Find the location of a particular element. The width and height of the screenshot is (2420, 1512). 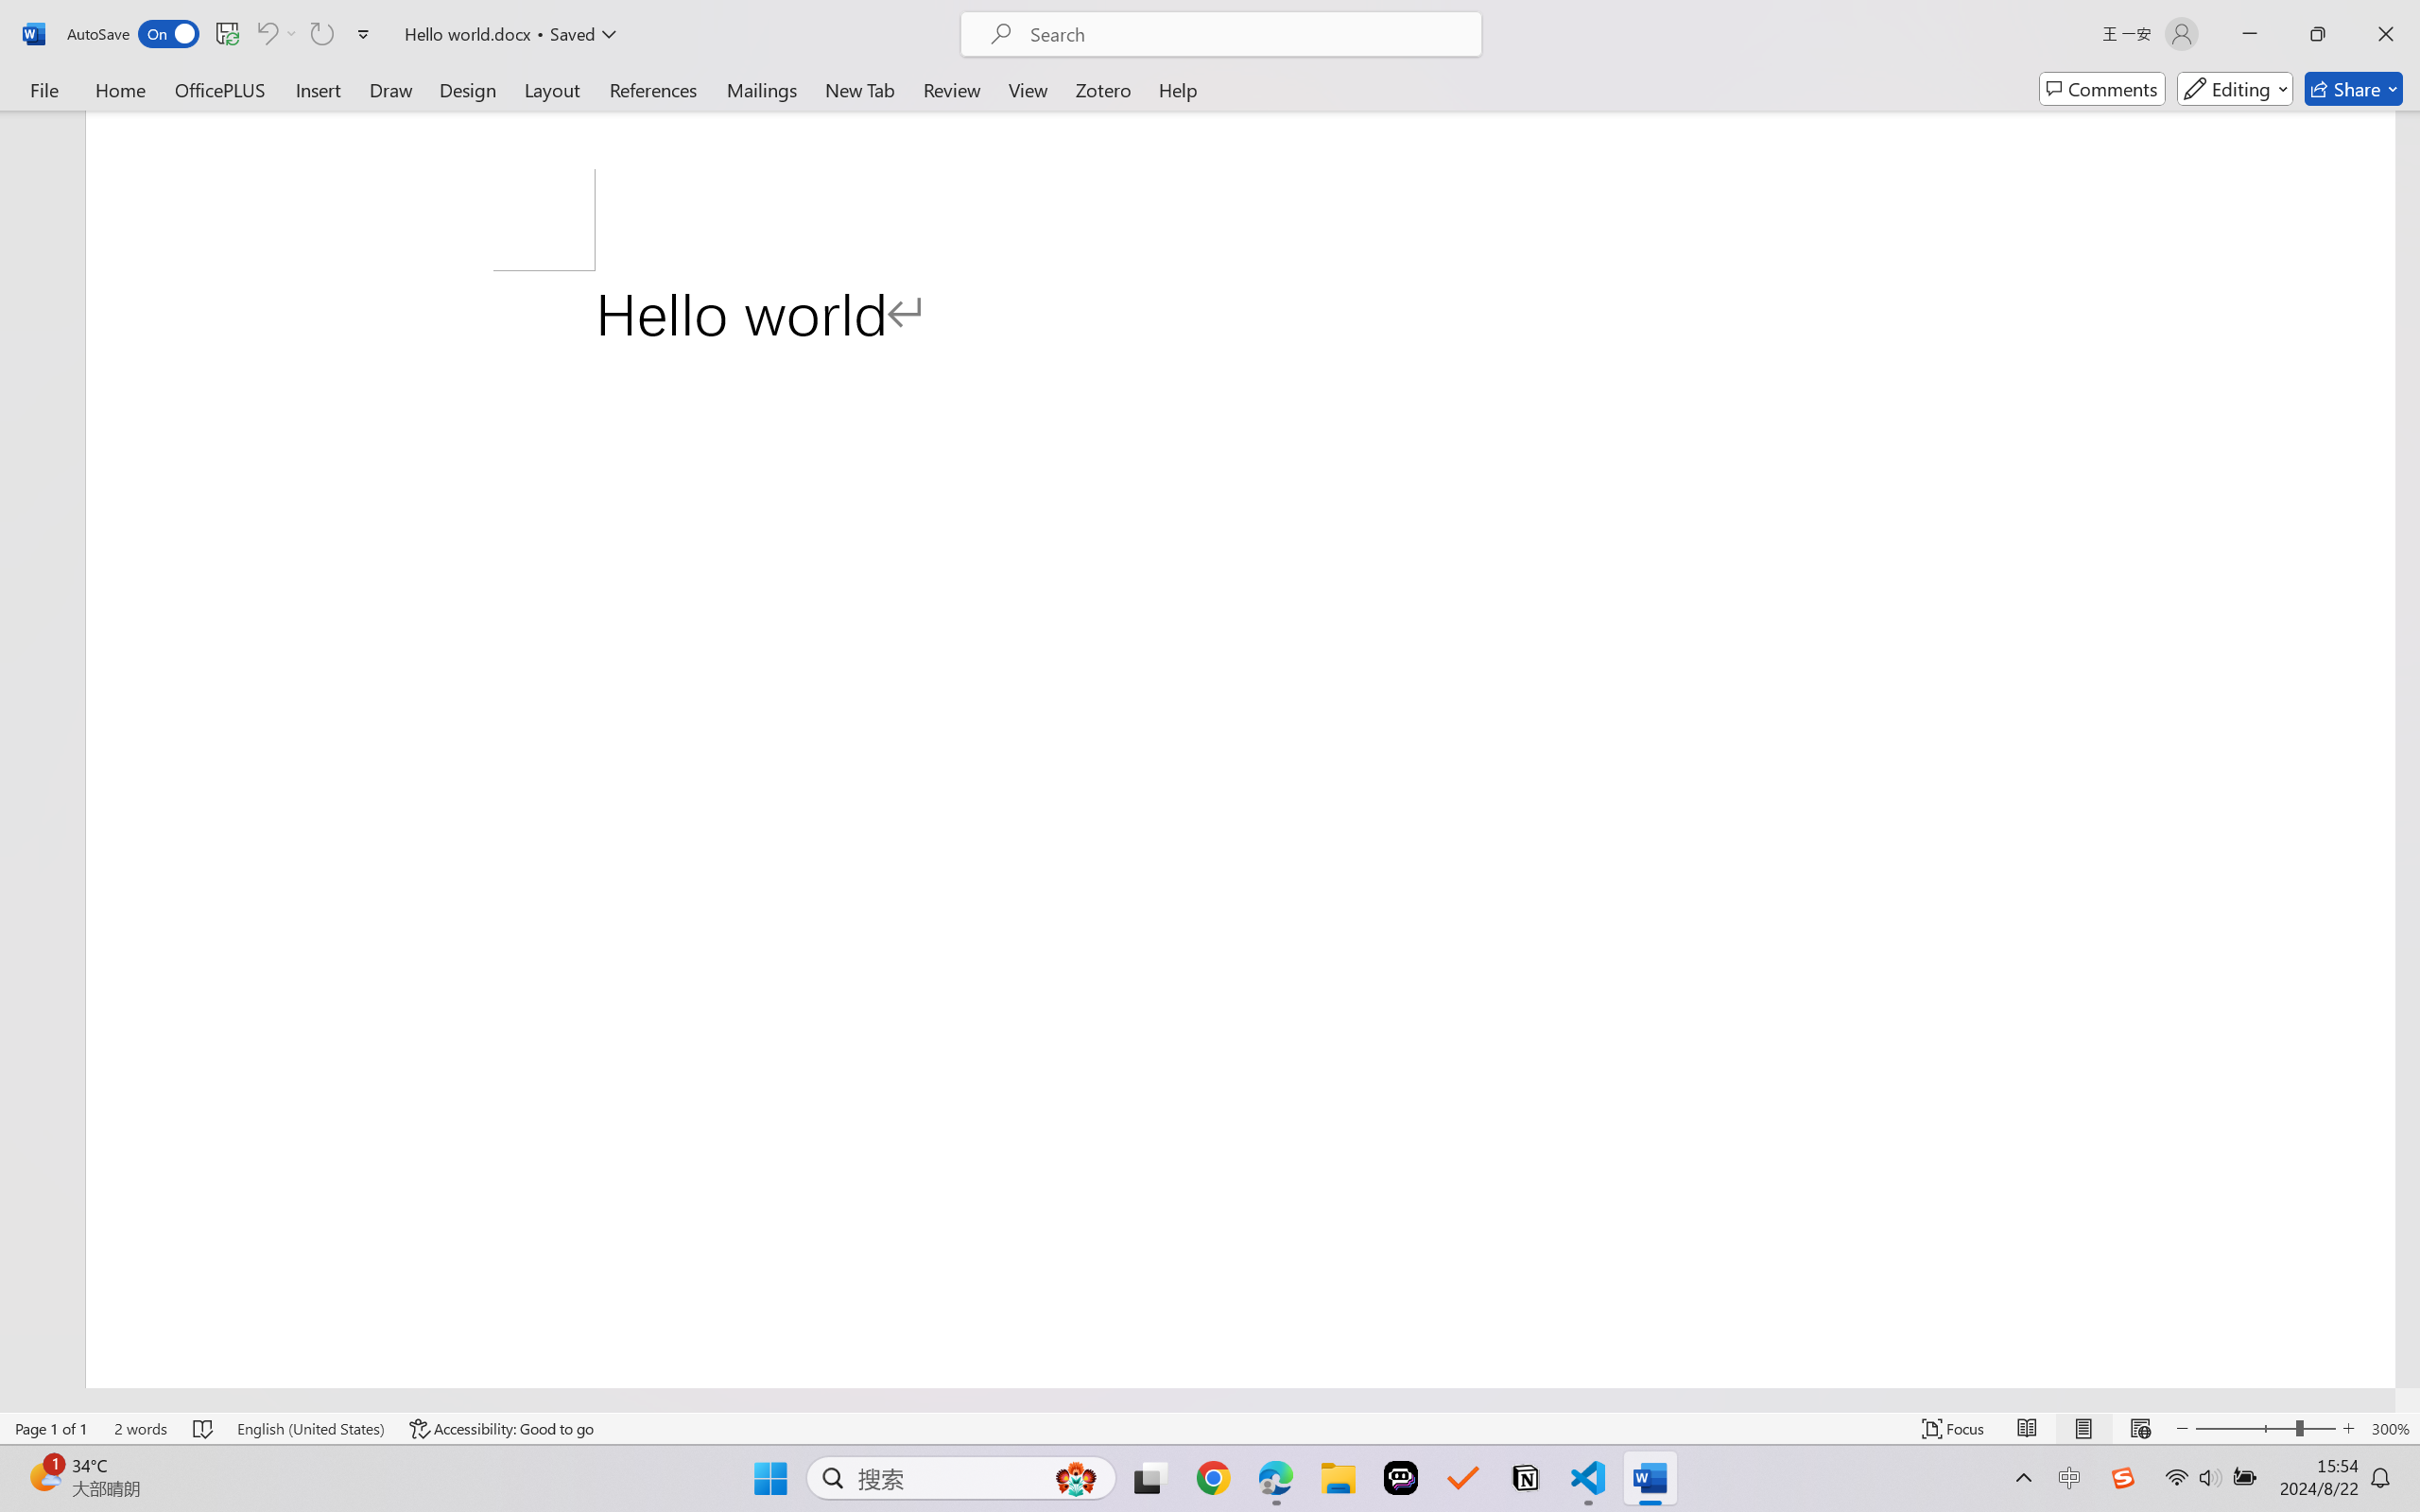

'Microsoft search' is located at coordinates (1246, 33).